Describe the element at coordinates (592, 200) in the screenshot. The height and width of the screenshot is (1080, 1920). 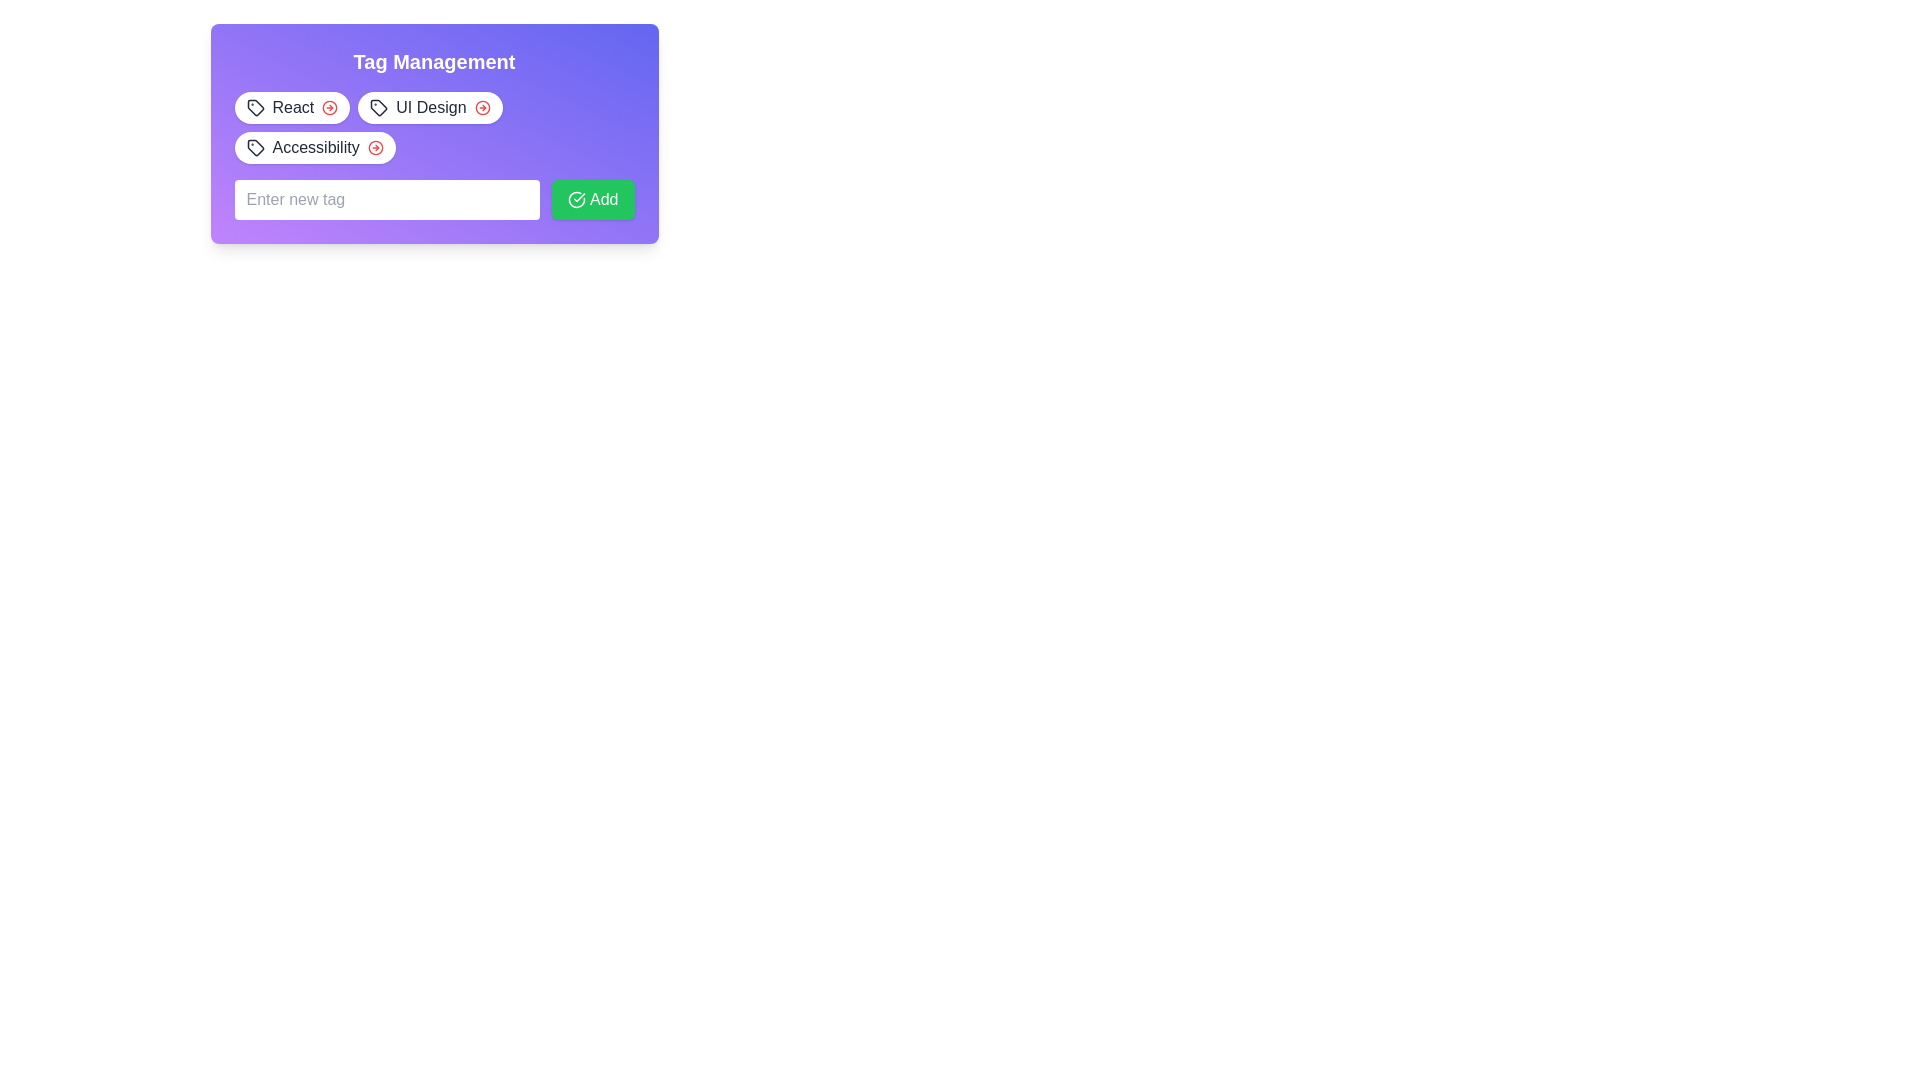
I see `the green rectangular button with a white checkmark icon and the word 'Add' in bold white text` at that location.